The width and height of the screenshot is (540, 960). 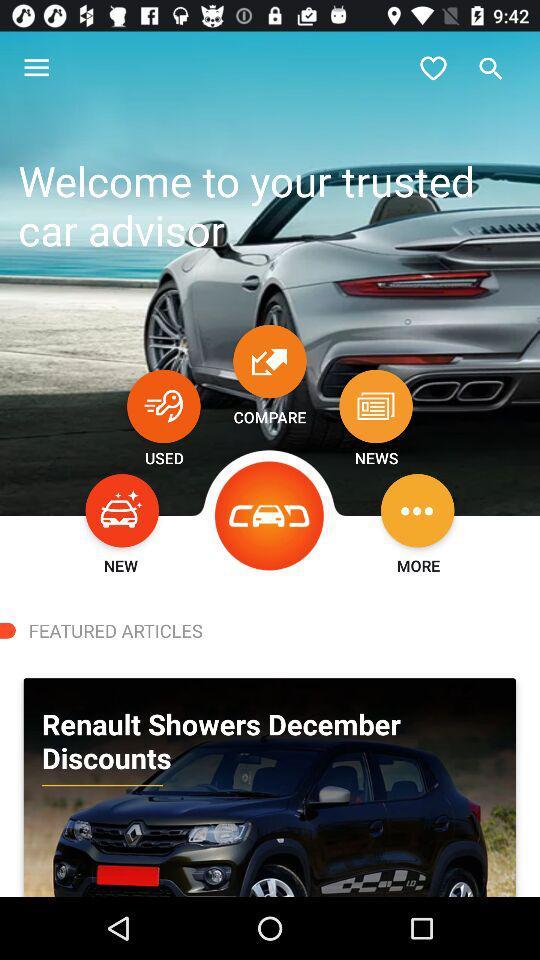 I want to click on the icon above featured articles icon, so click(x=270, y=515).